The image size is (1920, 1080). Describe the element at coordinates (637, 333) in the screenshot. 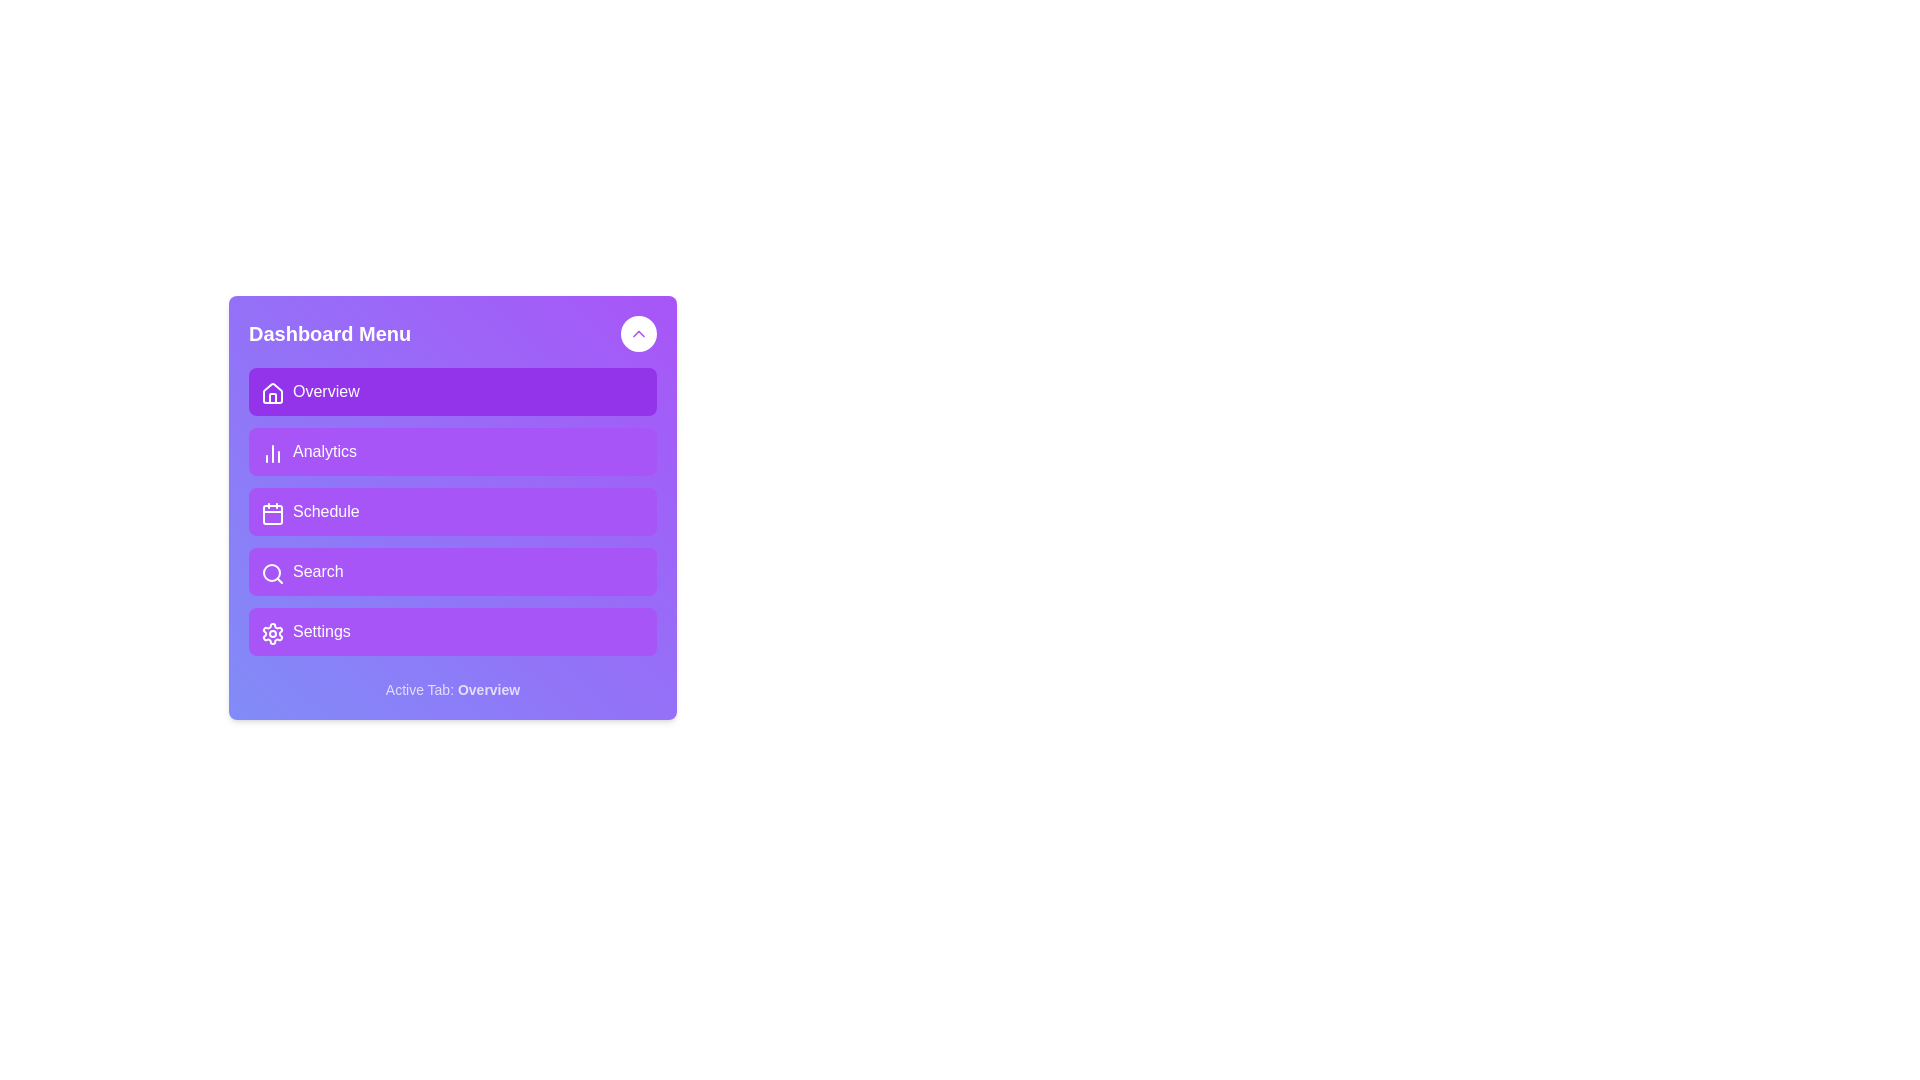

I see `the upward-pointing chevron icon, which is styled in purple and located within a circular white background, to interact with the menu items` at that location.